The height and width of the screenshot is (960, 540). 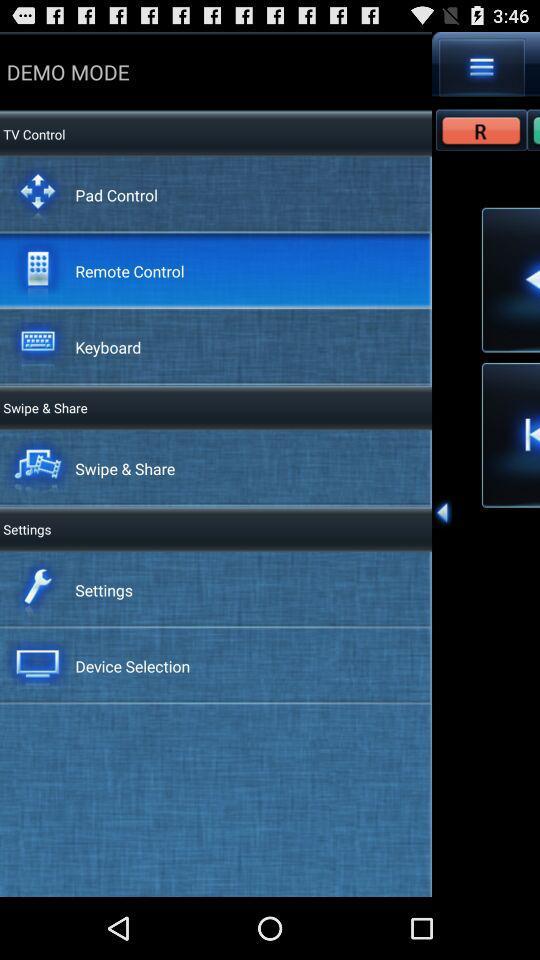 What do you see at coordinates (481, 67) in the screenshot?
I see `item next to demo mode icon` at bounding box center [481, 67].